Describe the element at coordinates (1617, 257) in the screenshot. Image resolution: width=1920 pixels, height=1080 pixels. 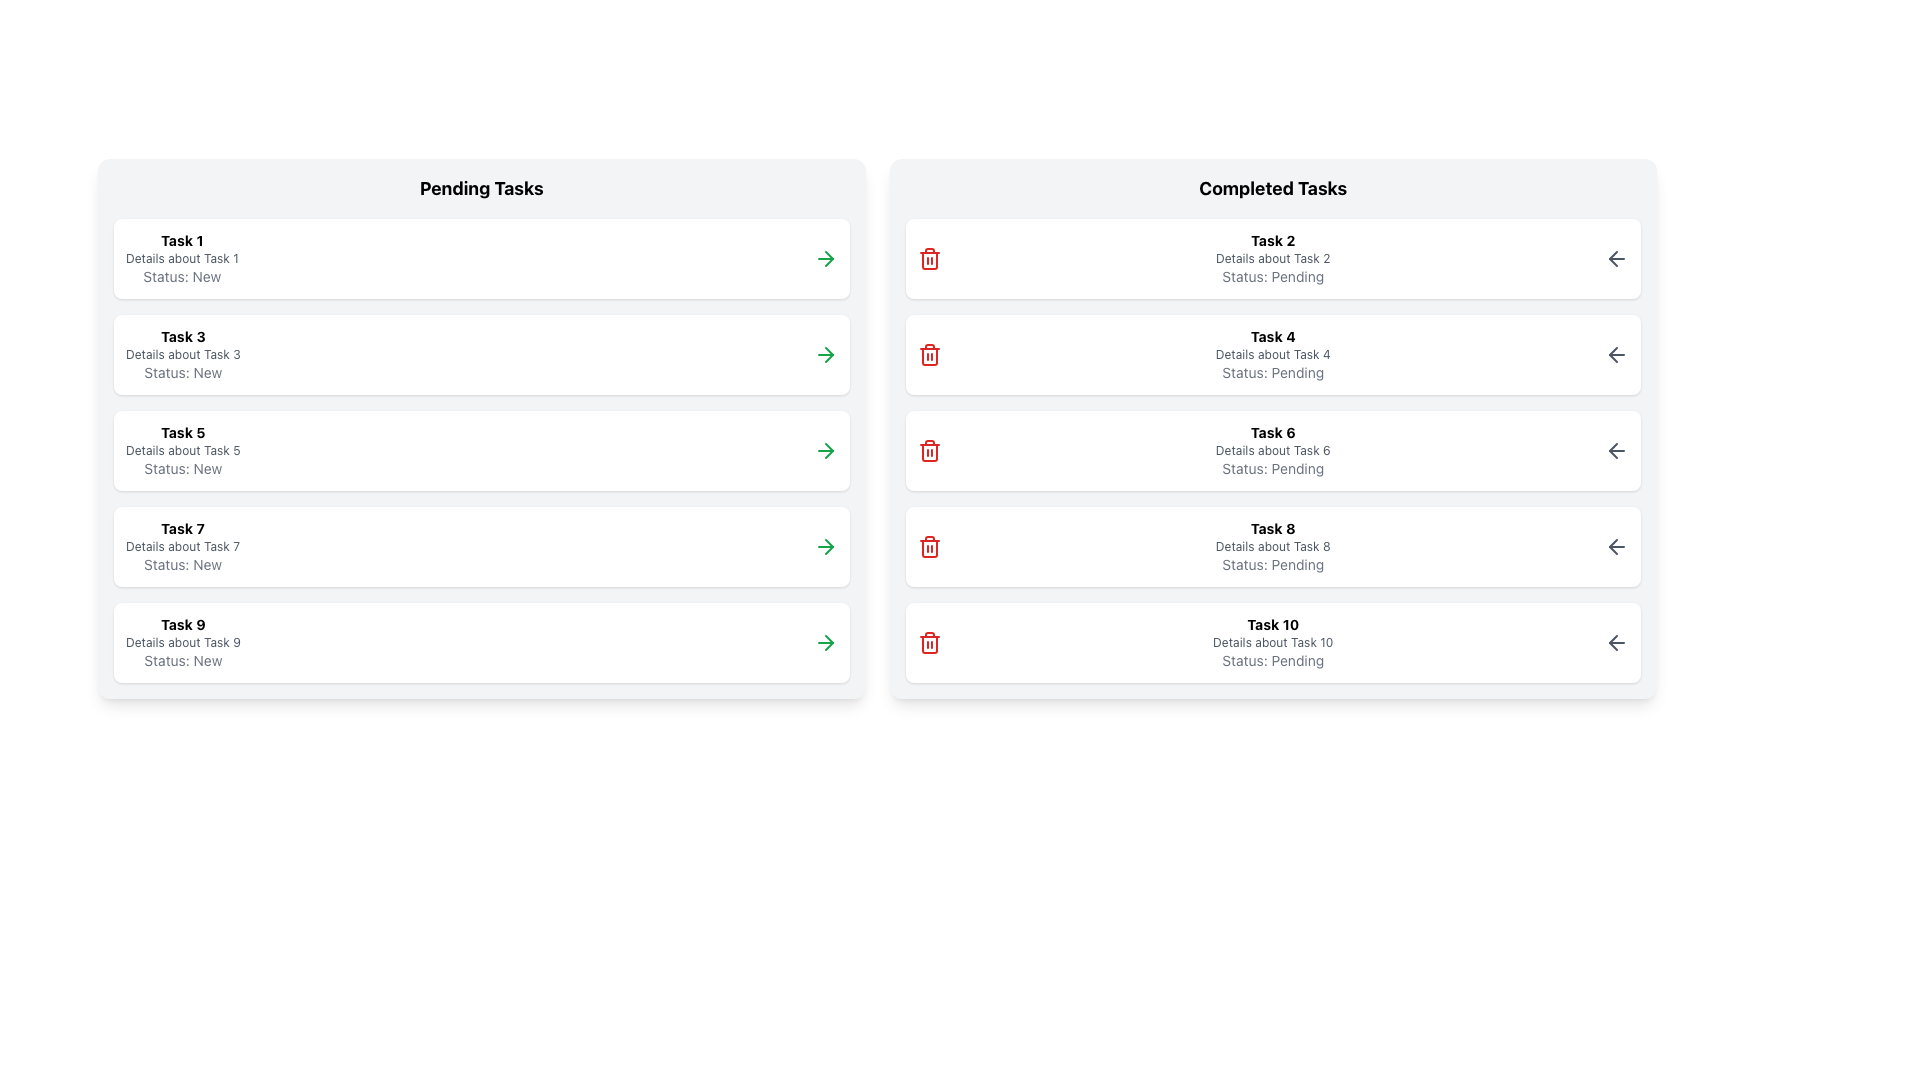
I see `the gray left arrow icon located on the right side of the 'Task 2' card in the 'Completed Tasks' column to invoke its action` at that location.